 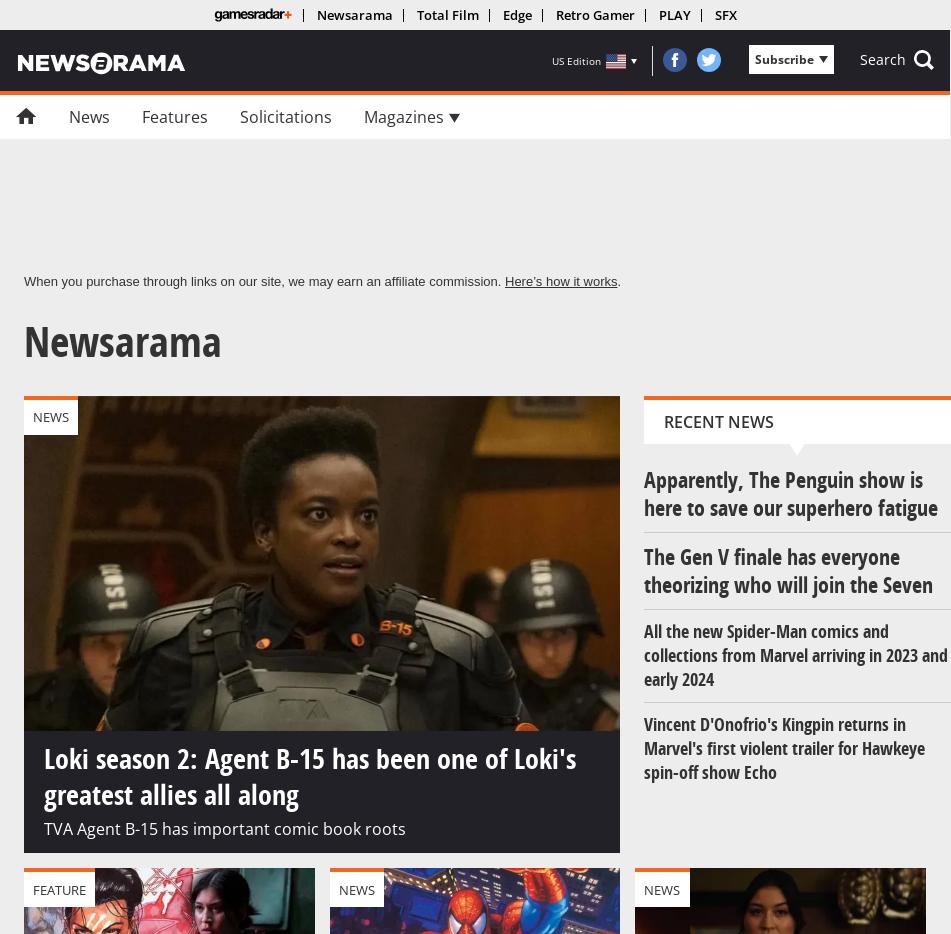 What do you see at coordinates (337, 257) in the screenshot?
I see `'Takes you closer to the games, movies and TV you love'` at bounding box center [337, 257].